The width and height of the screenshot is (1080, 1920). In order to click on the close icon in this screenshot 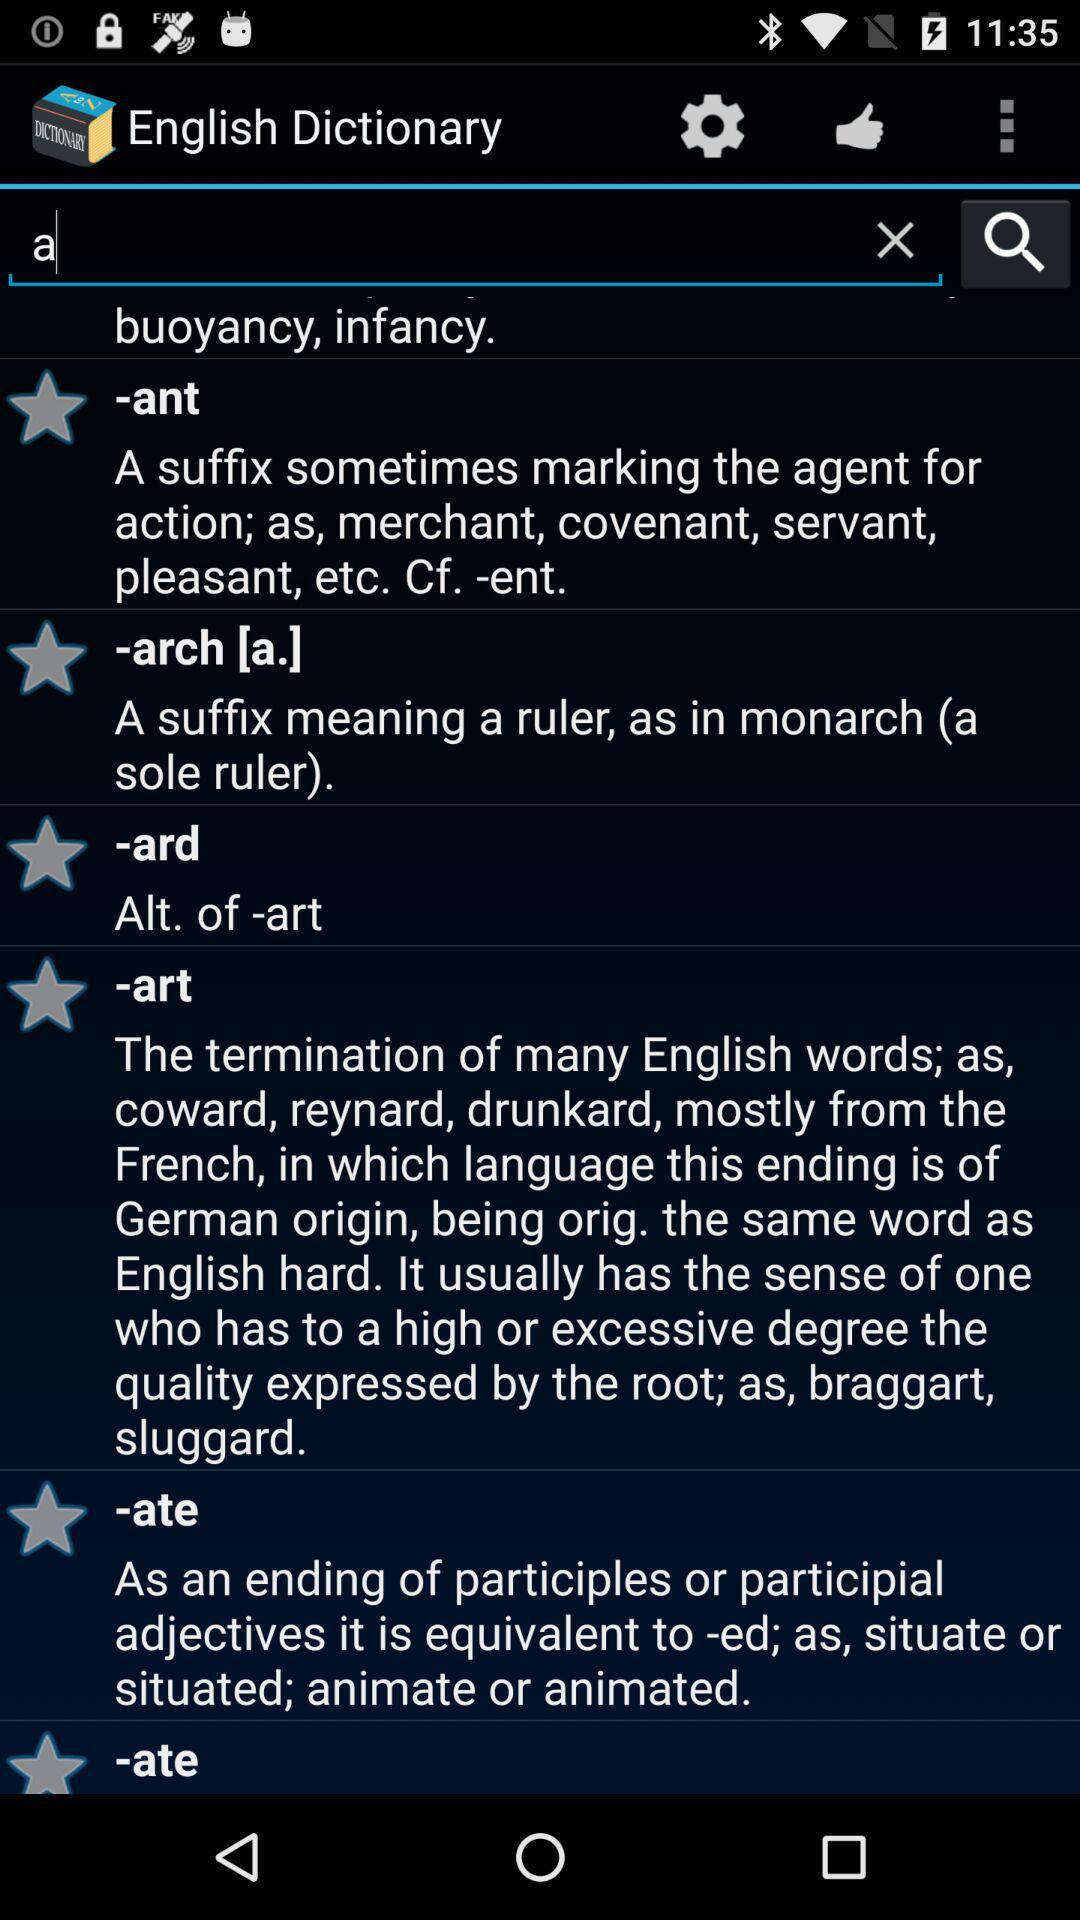, I will do `click(894, 255)`.